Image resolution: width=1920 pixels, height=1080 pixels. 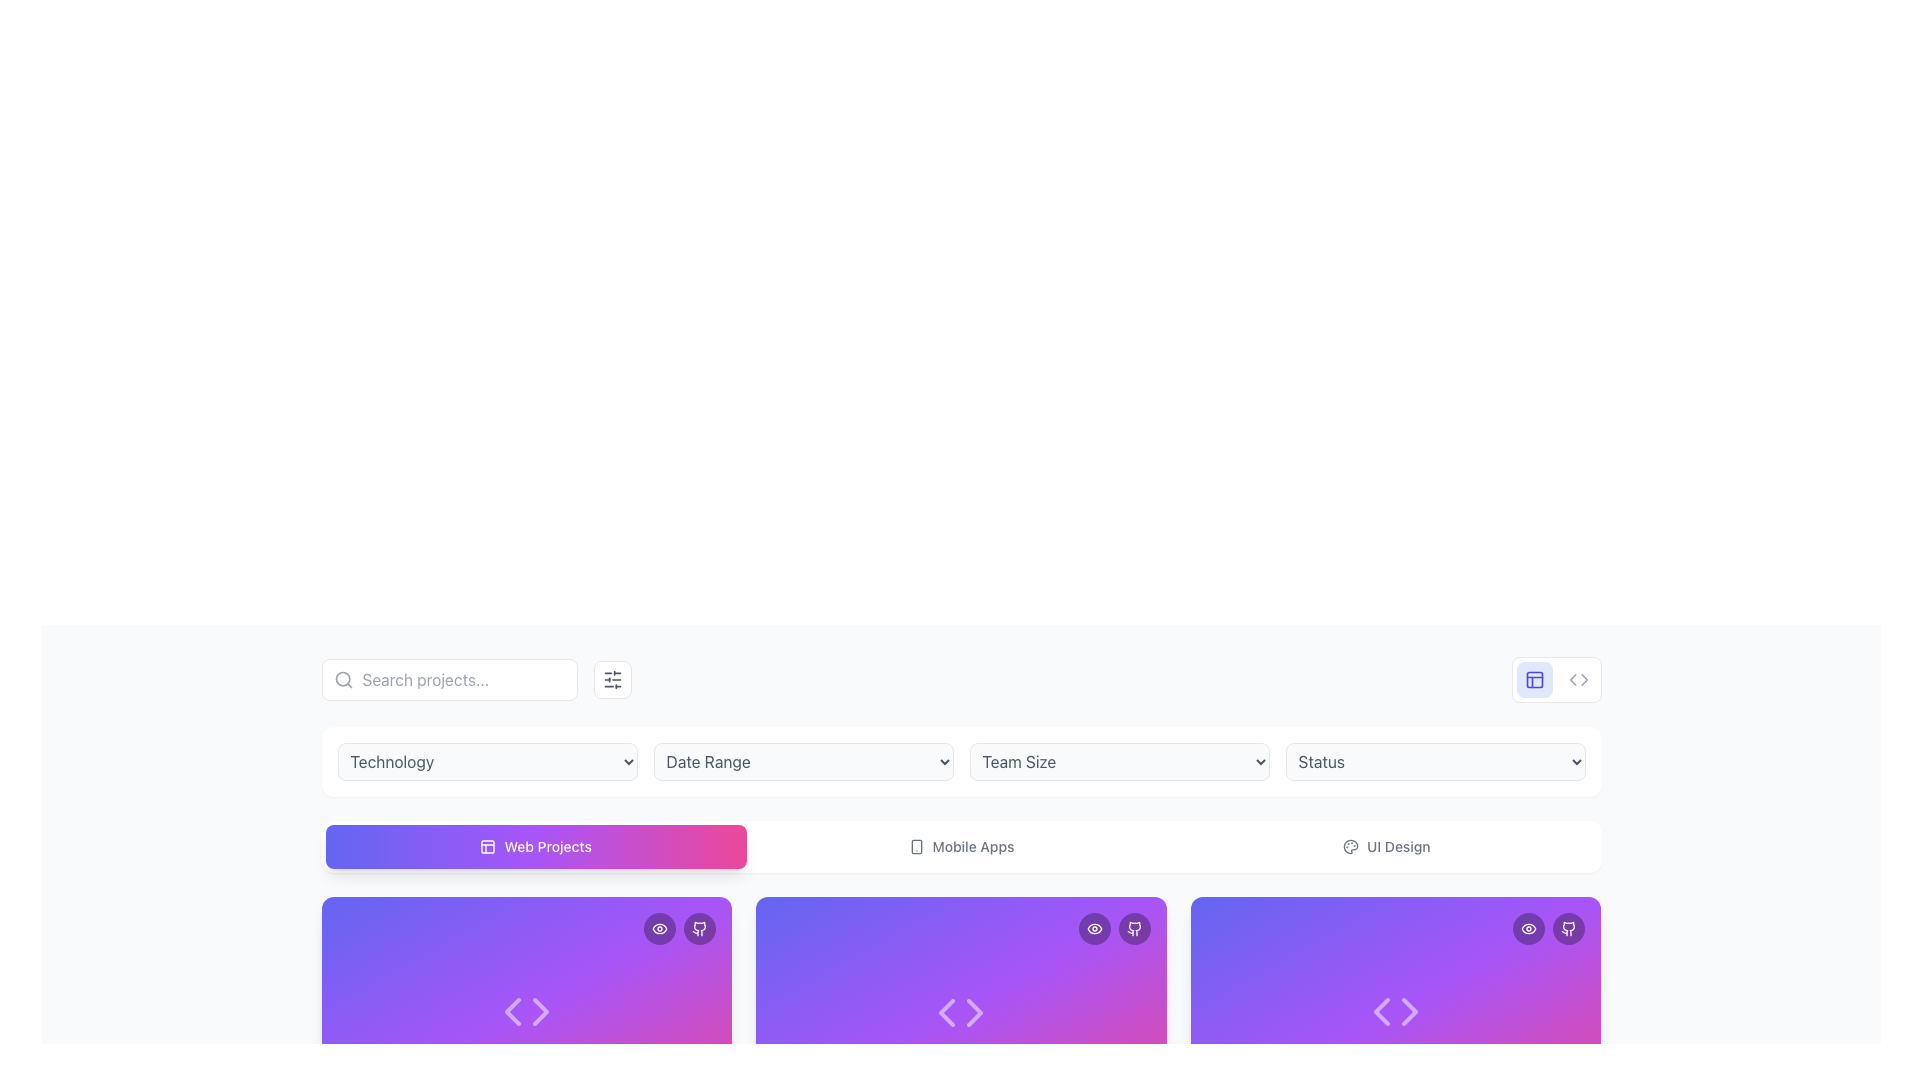 What do you see at coordinates (961, 762) in the screenshot?
I see `the interactive dropdown menu in the toolbar section` at bounding box center [961, 762].